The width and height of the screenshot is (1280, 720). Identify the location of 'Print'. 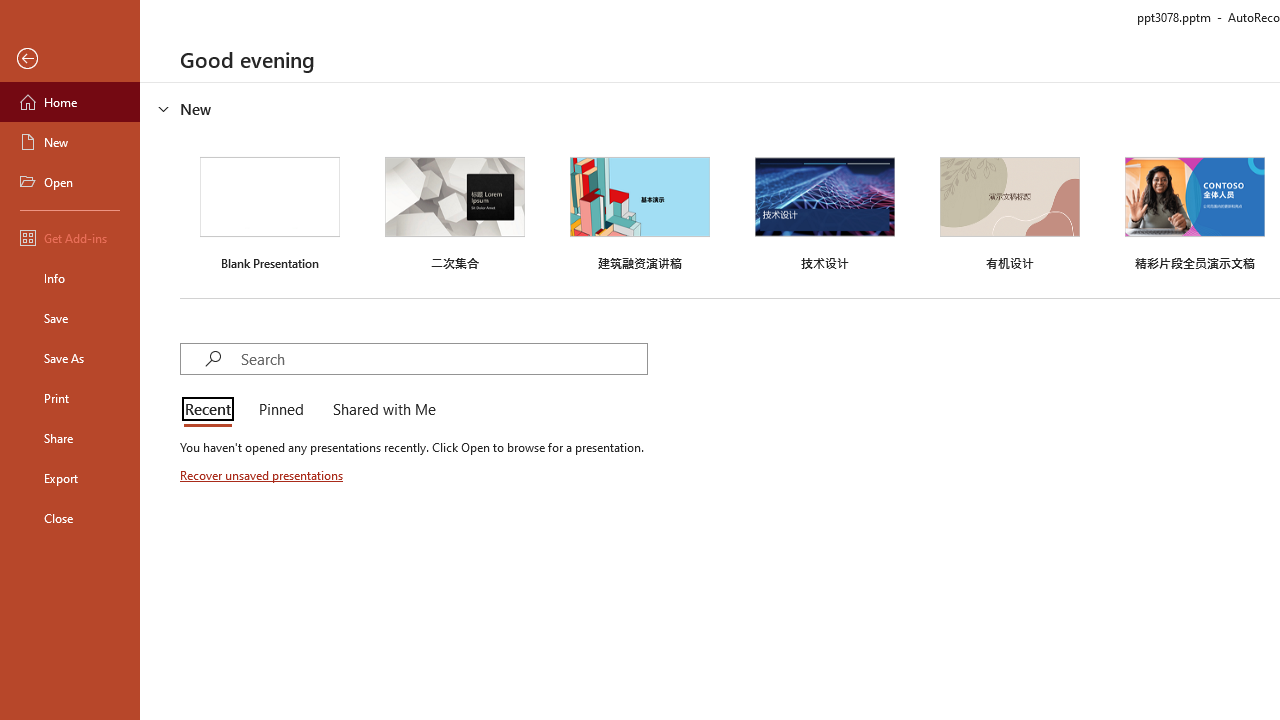
(69, 398).